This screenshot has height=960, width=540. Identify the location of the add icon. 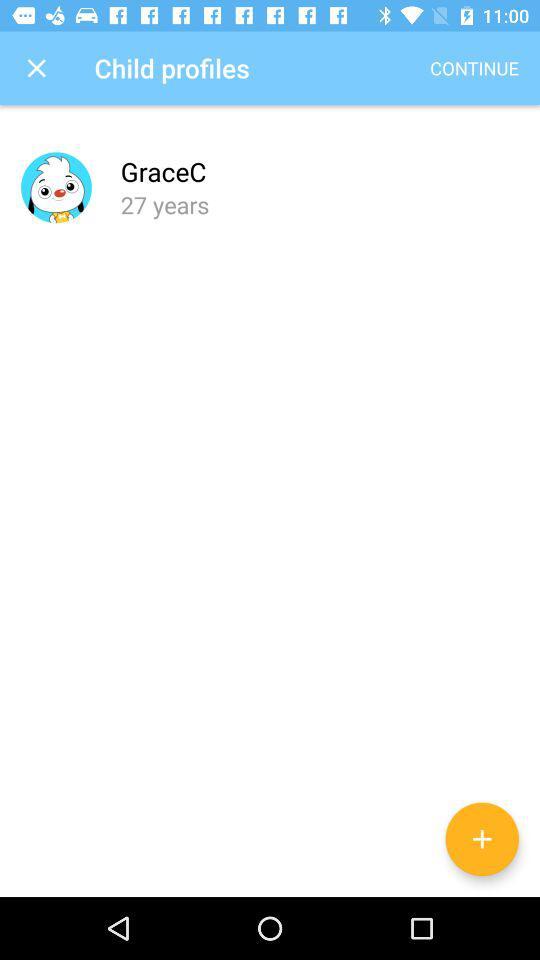
(481, 839).